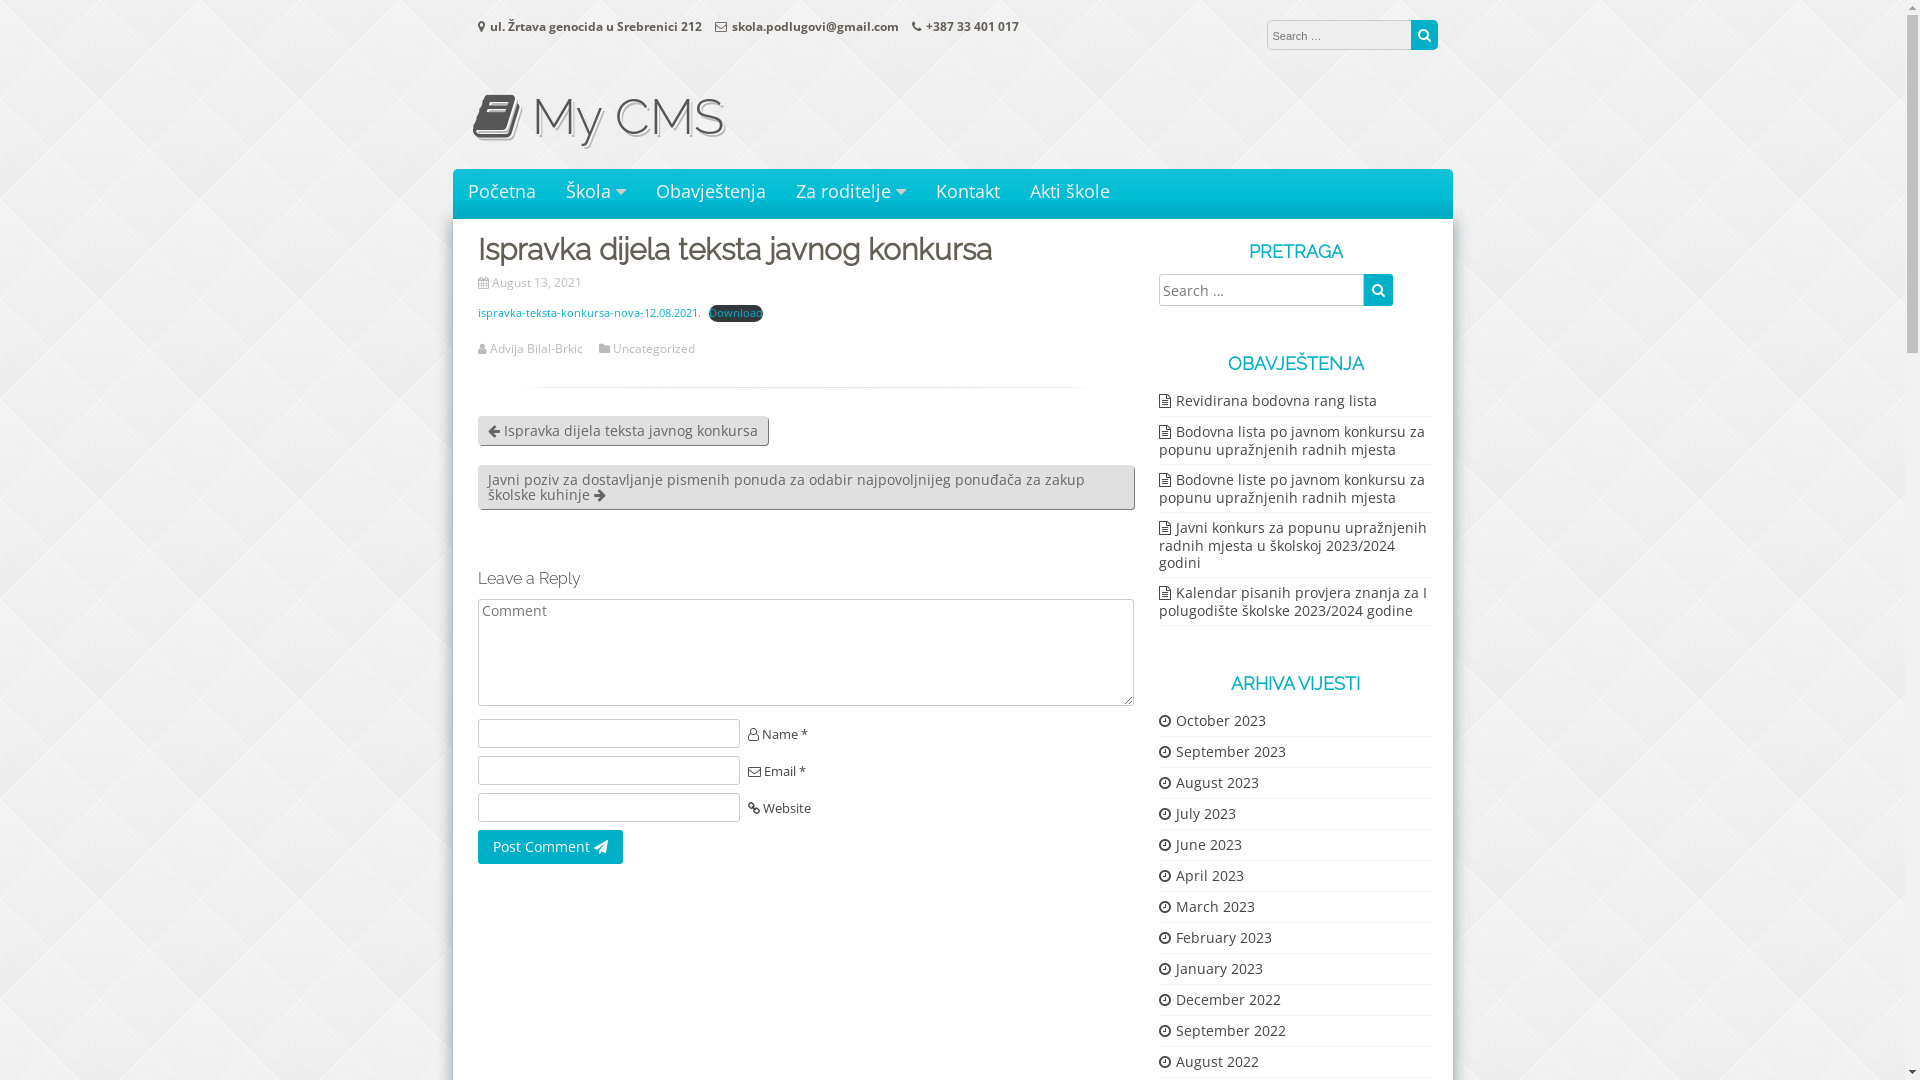  I want to click on 'Search', so click(1377, 289).